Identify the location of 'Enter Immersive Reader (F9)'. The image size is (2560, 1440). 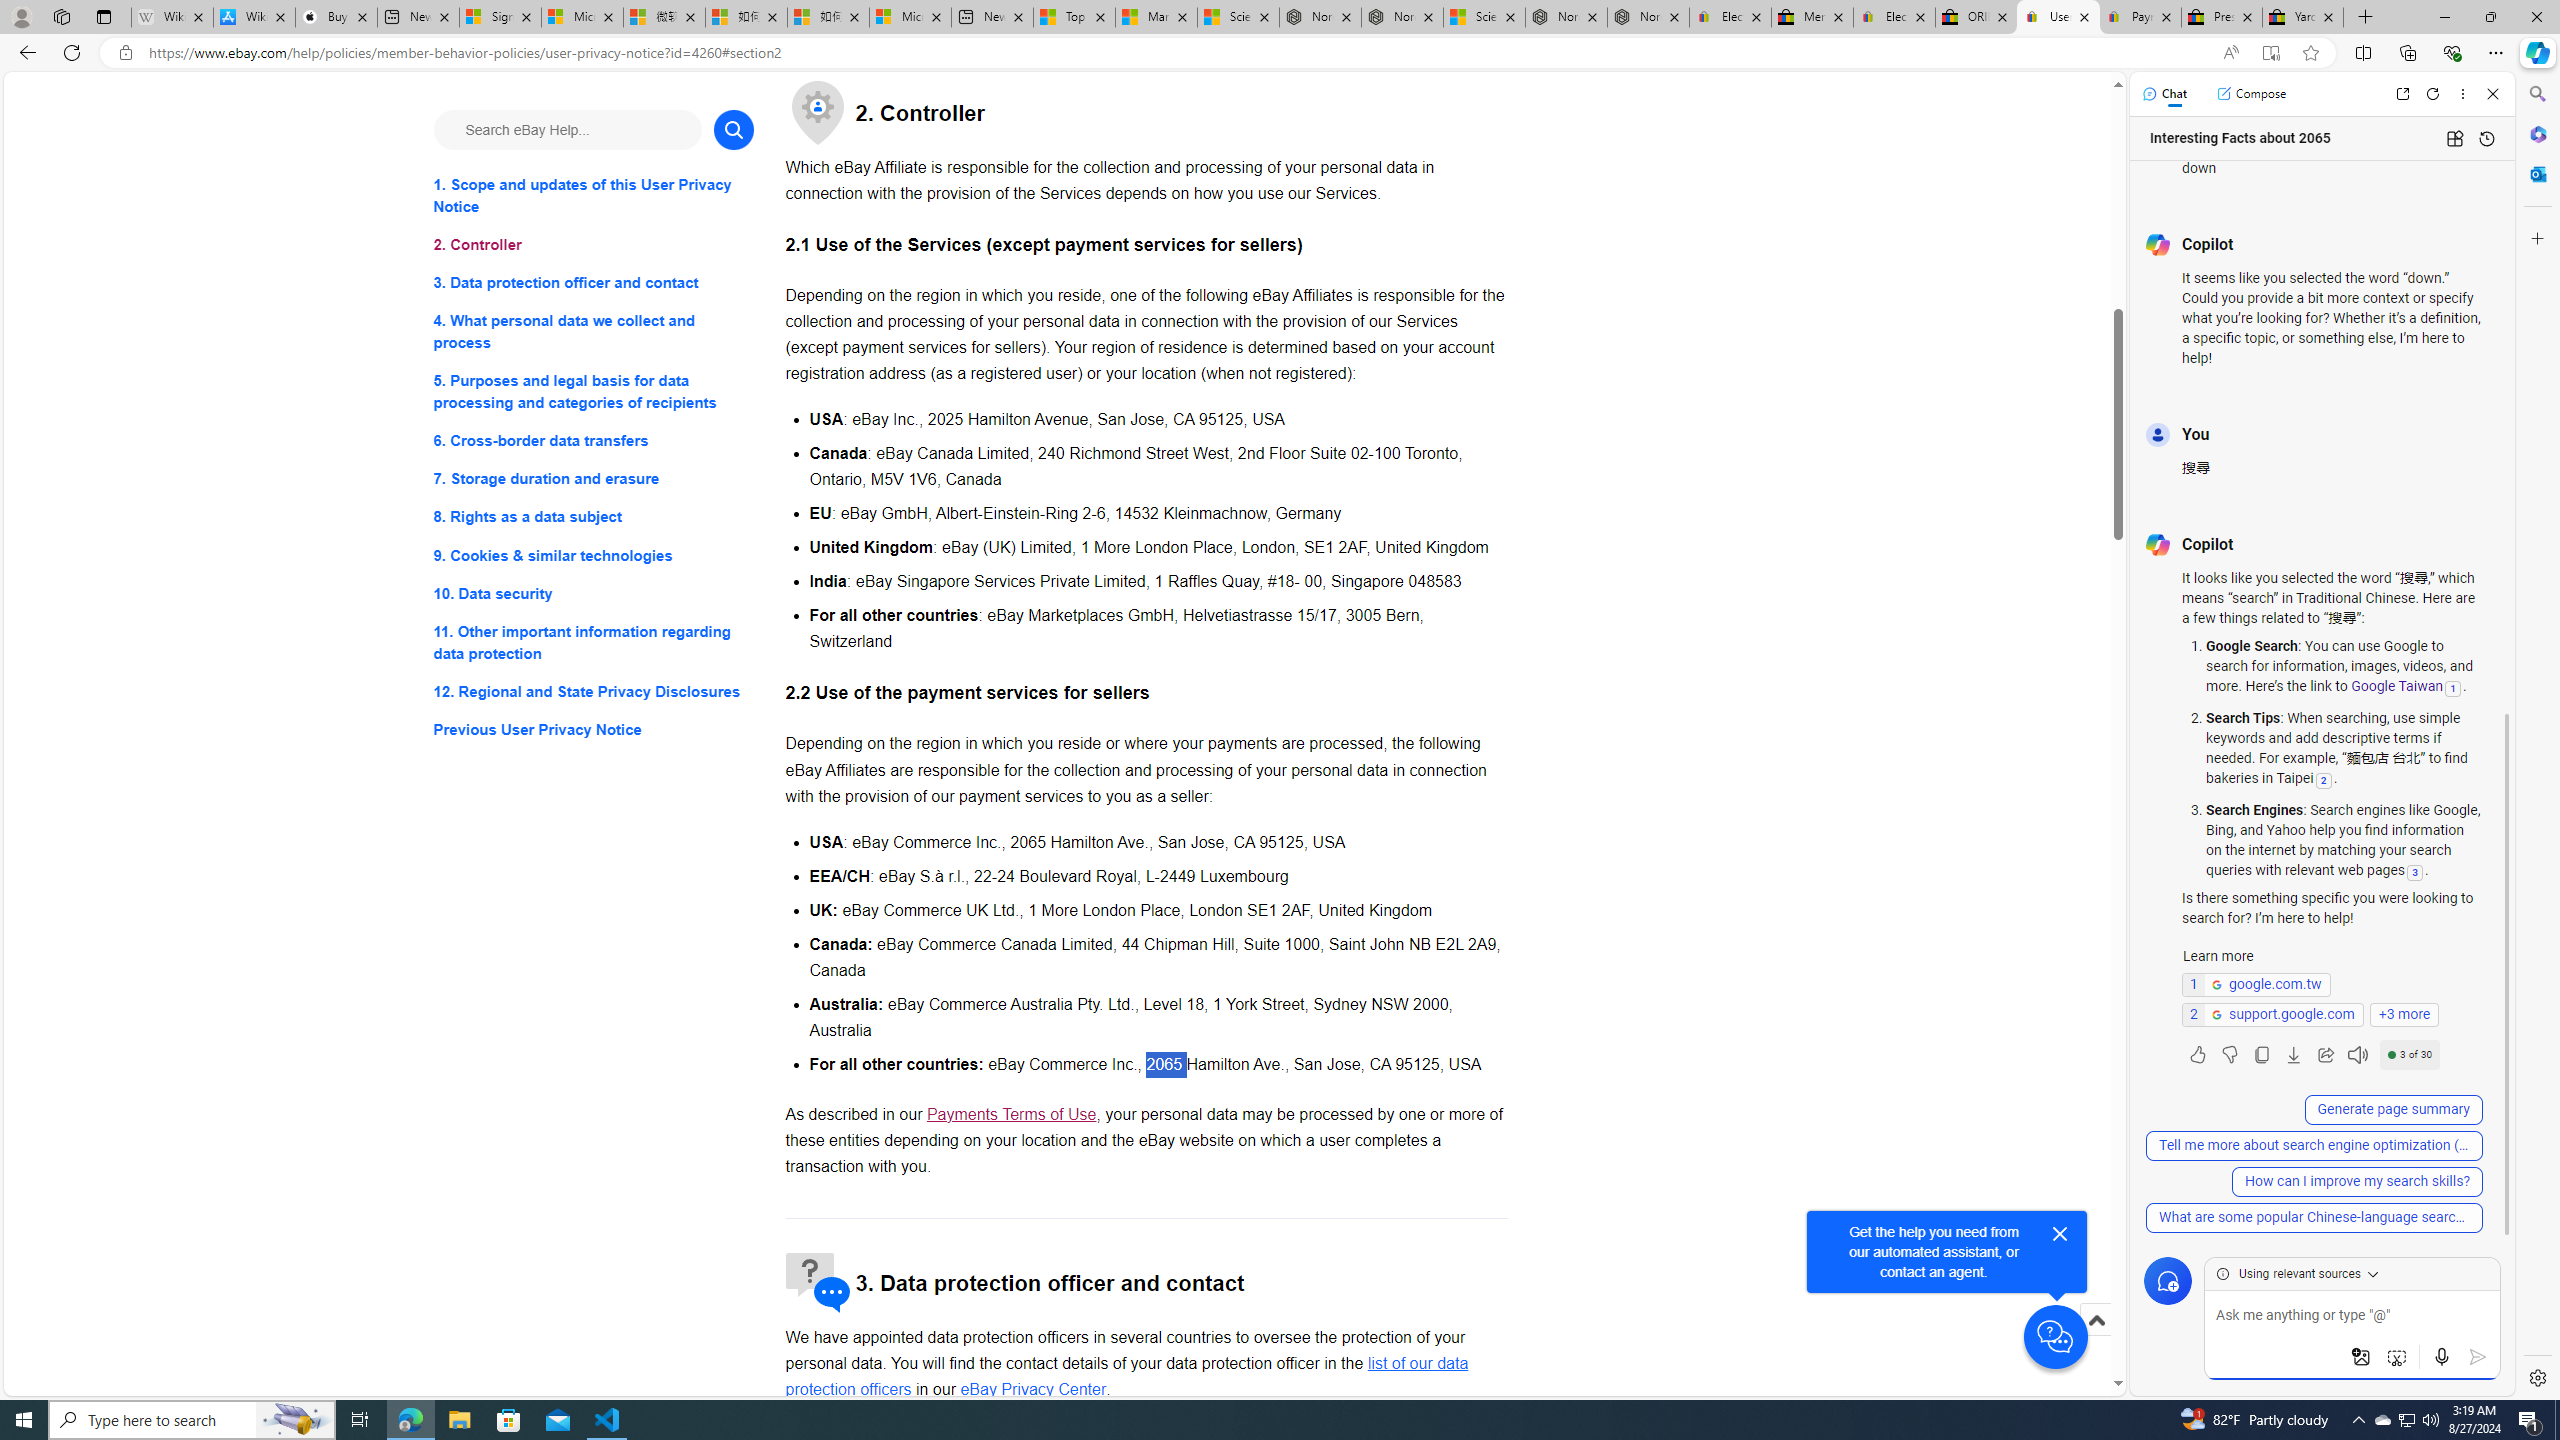
(2270, 53).